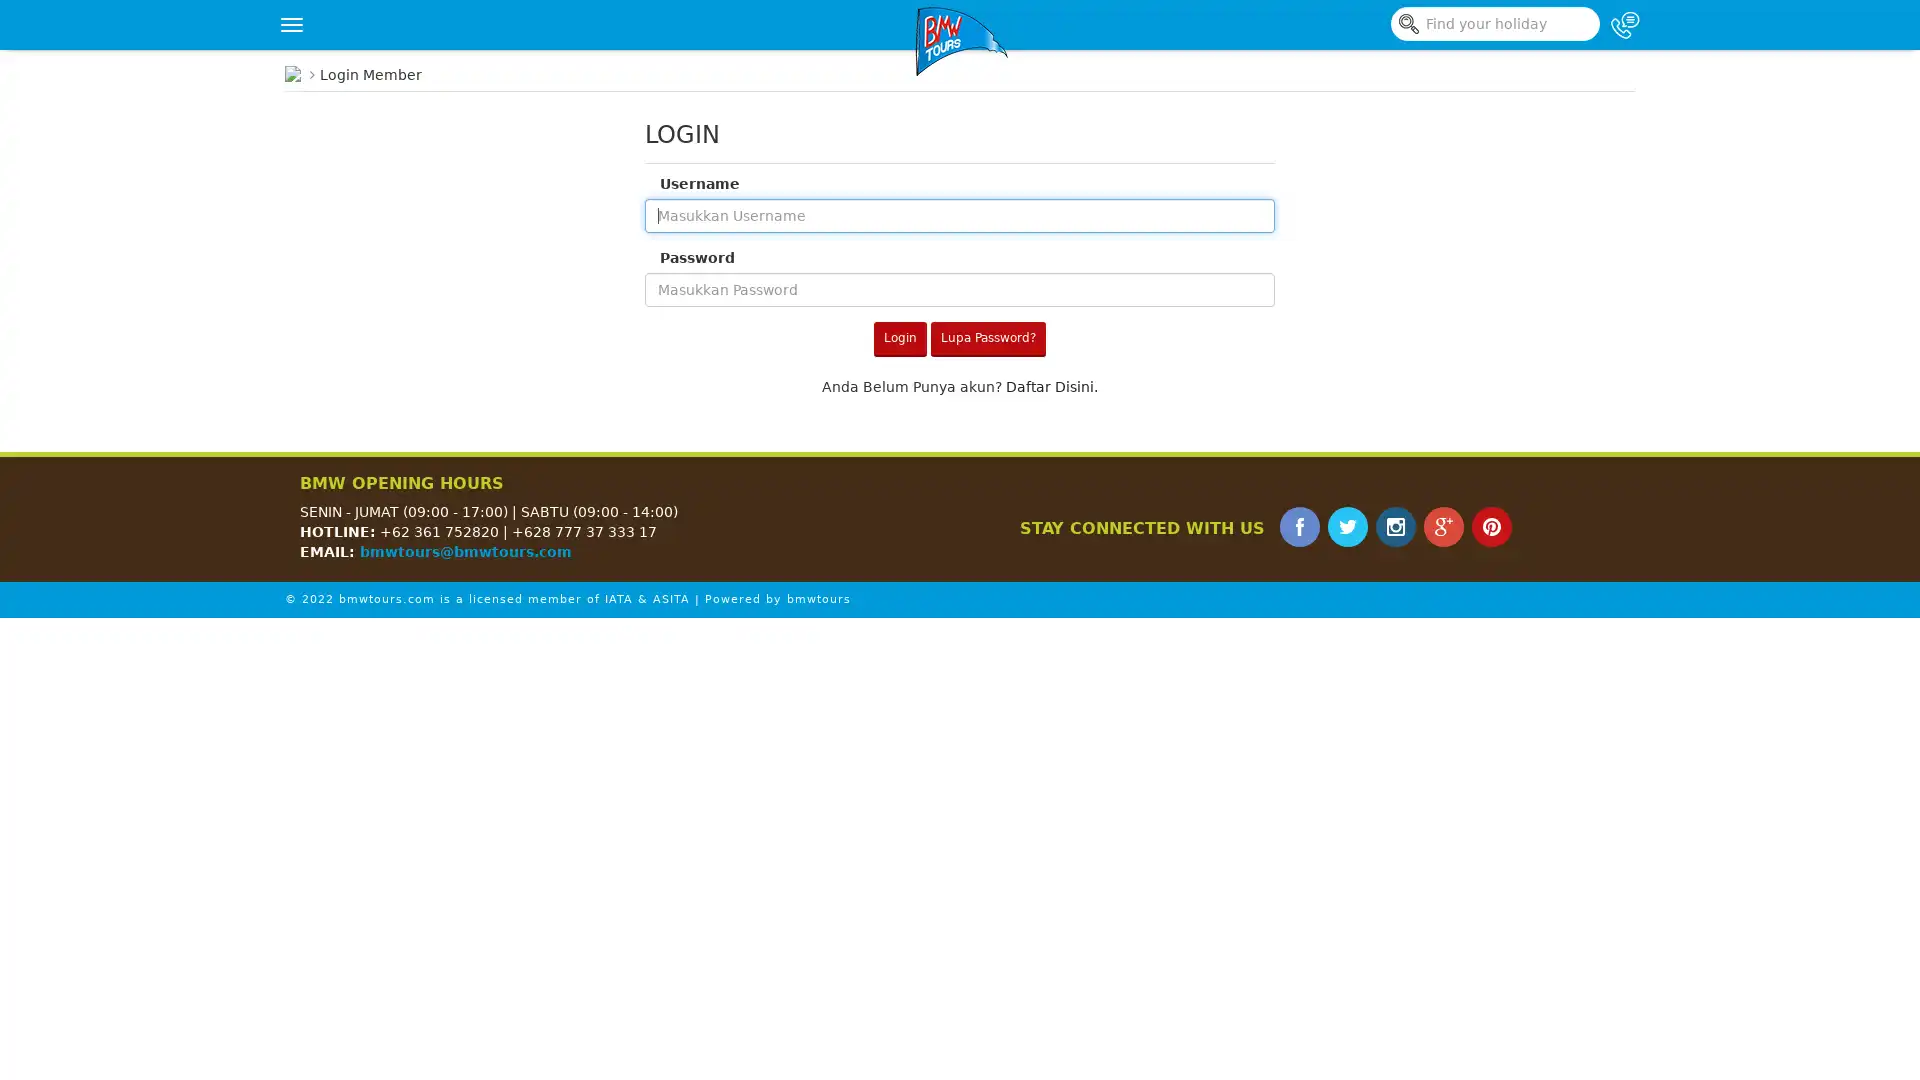  Describe the element at coordinates (291, 24) in the screenshot. I see `Toggle navigation` at that location.